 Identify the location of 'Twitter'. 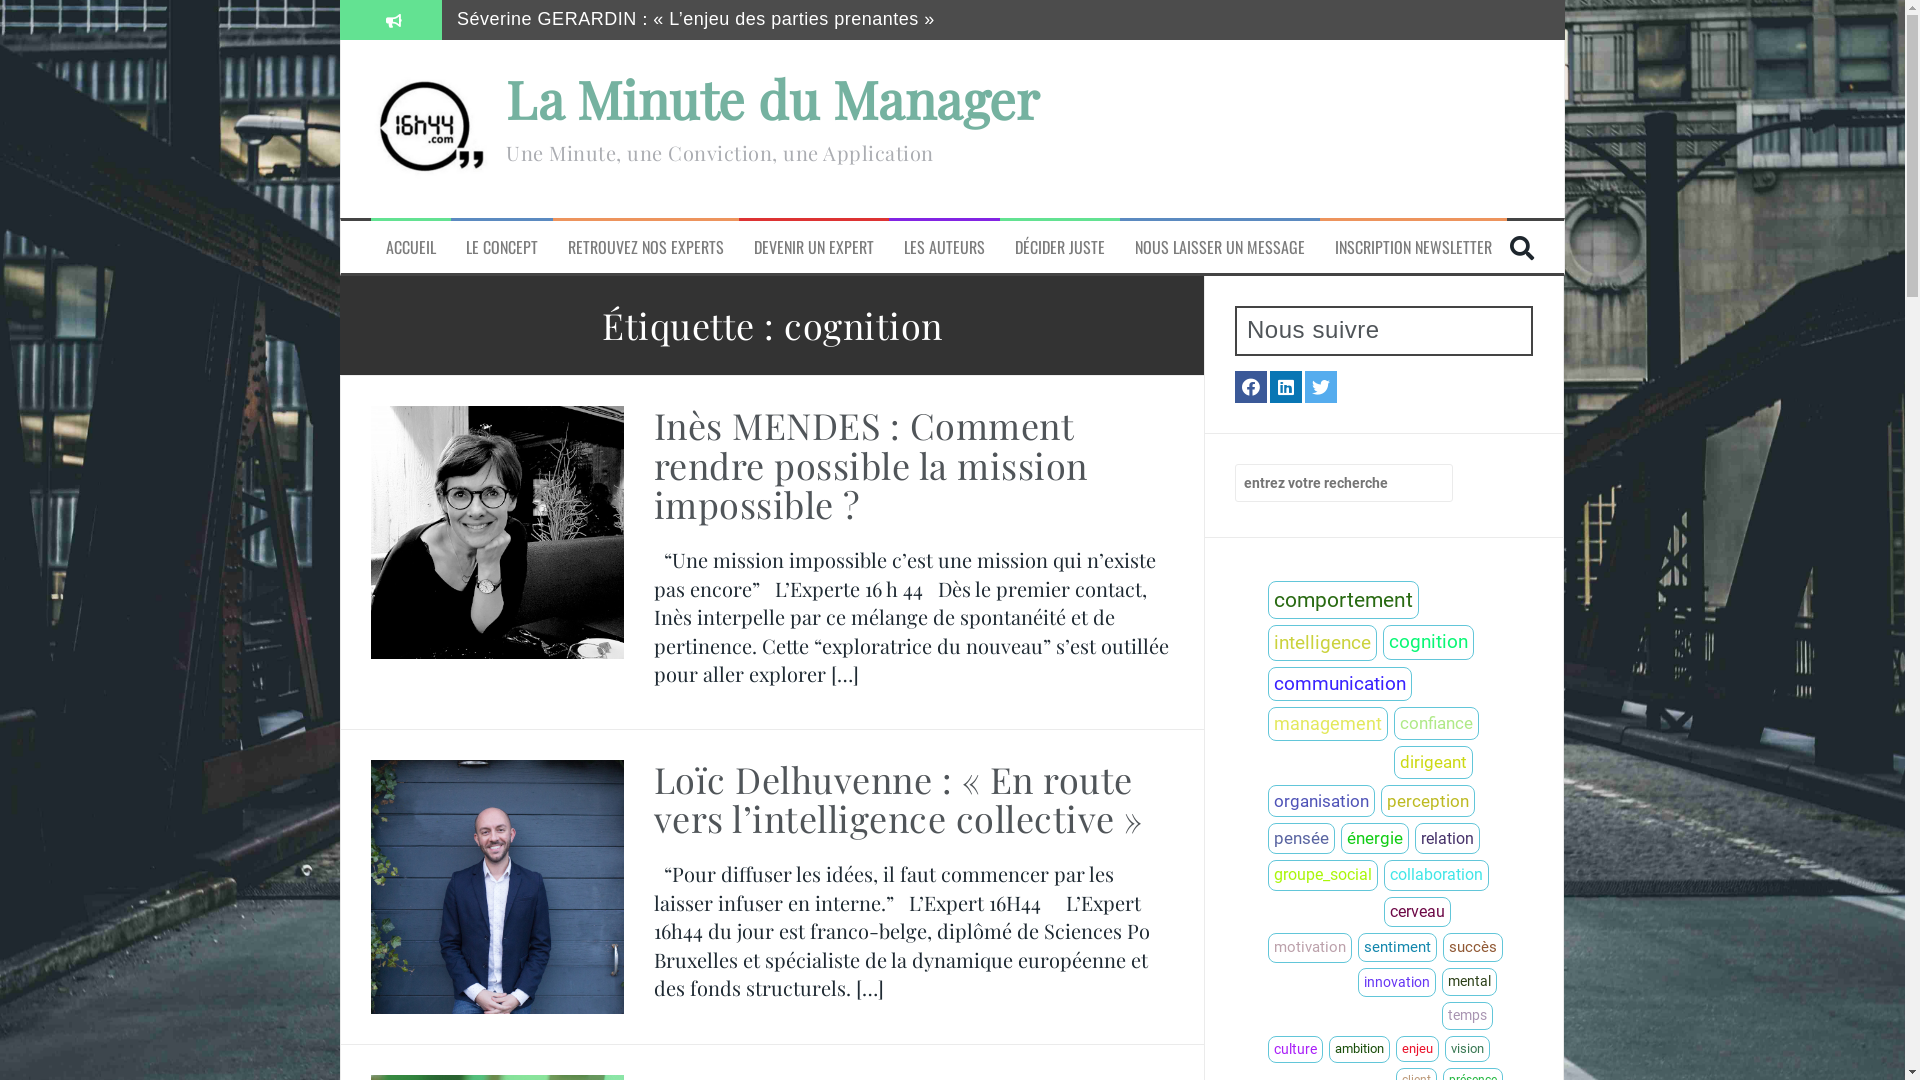
(1320, 386).